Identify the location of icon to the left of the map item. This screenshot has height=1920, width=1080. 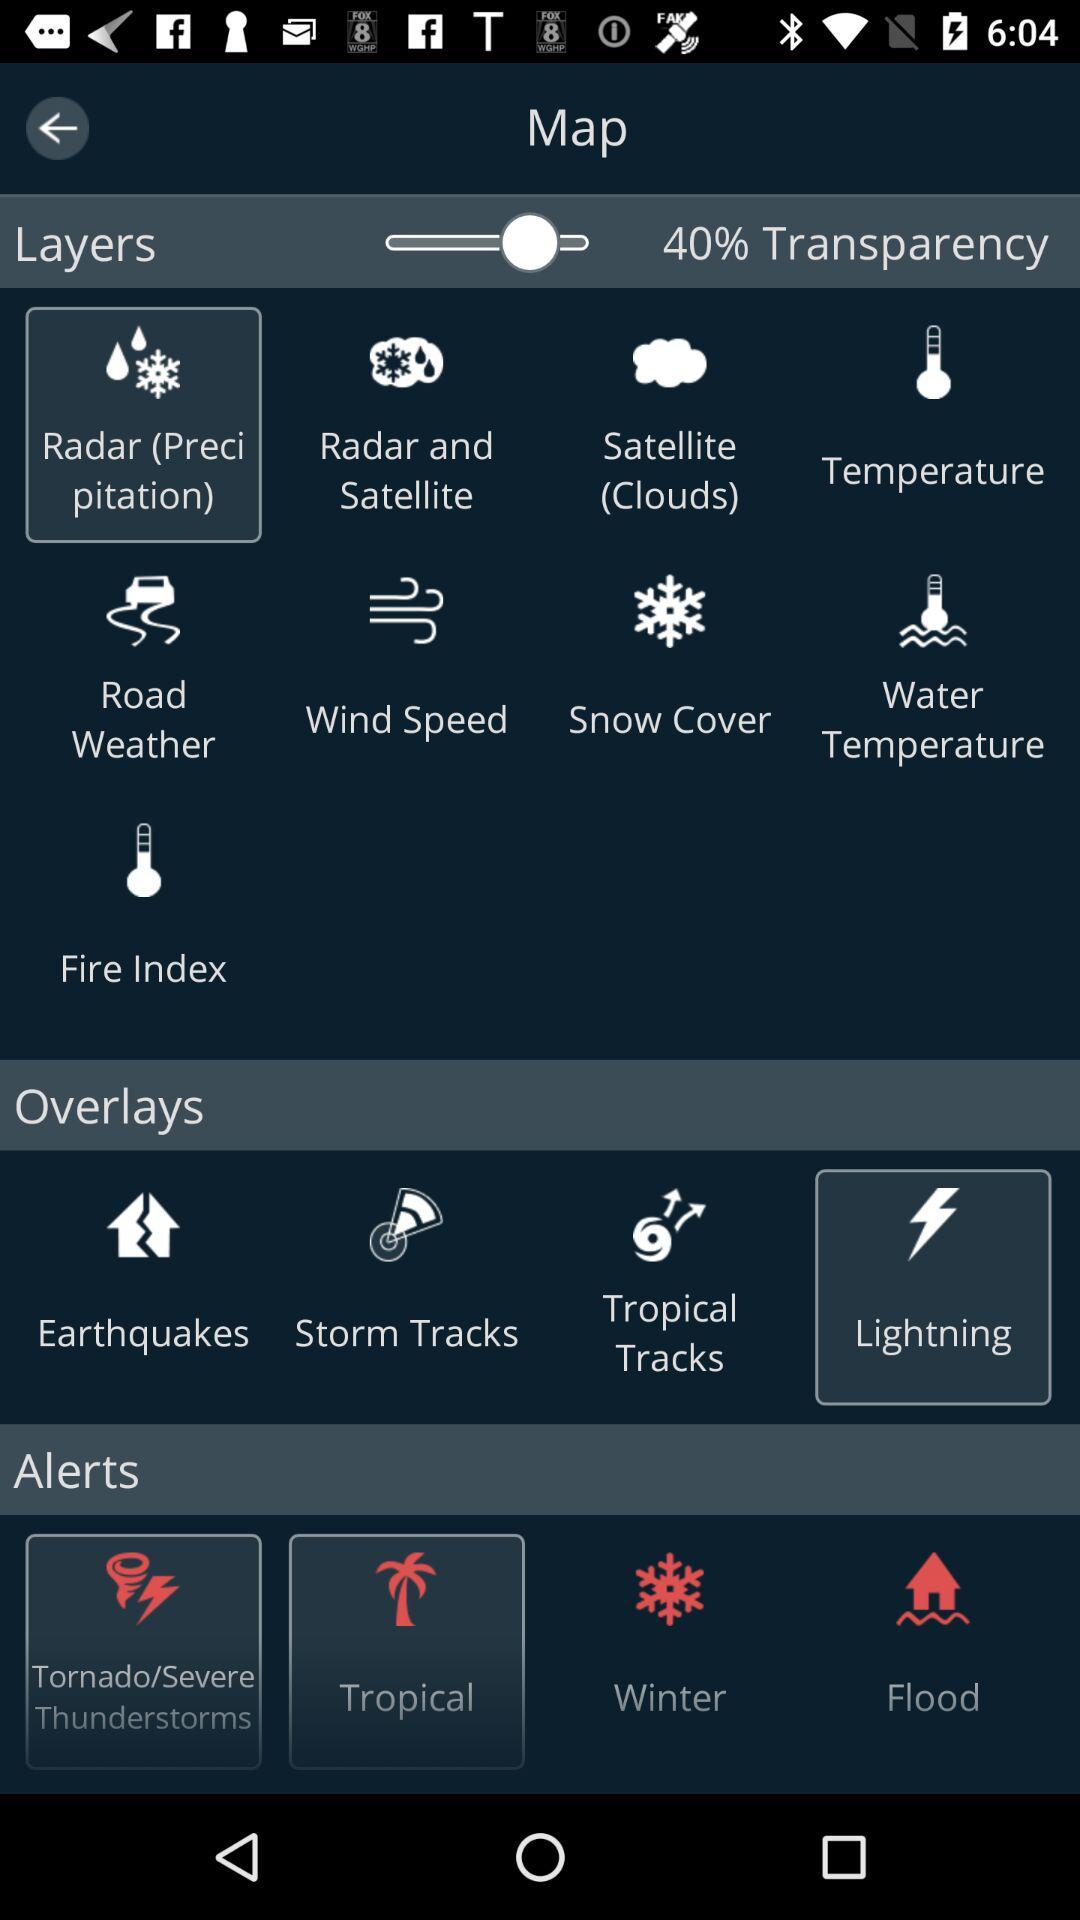
(56, 127).